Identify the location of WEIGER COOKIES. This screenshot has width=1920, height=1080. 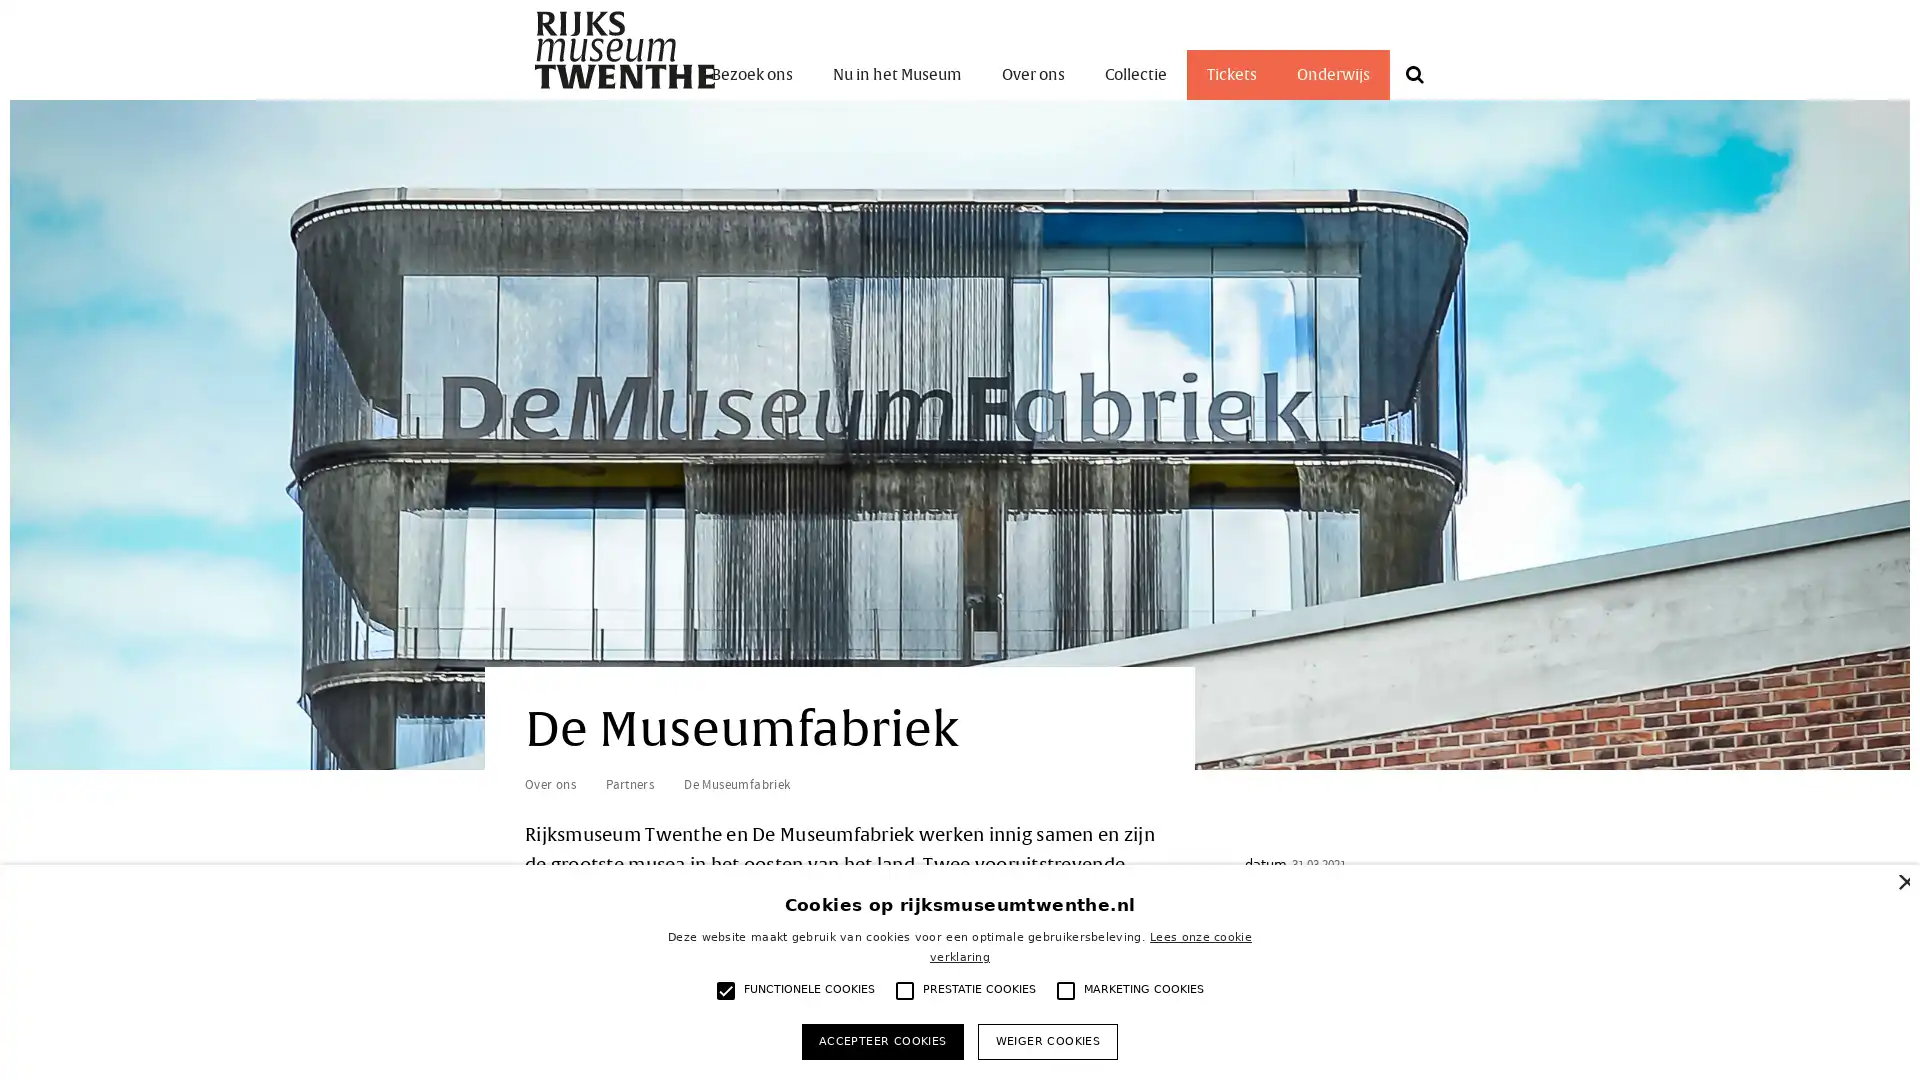
(1046, 1040).